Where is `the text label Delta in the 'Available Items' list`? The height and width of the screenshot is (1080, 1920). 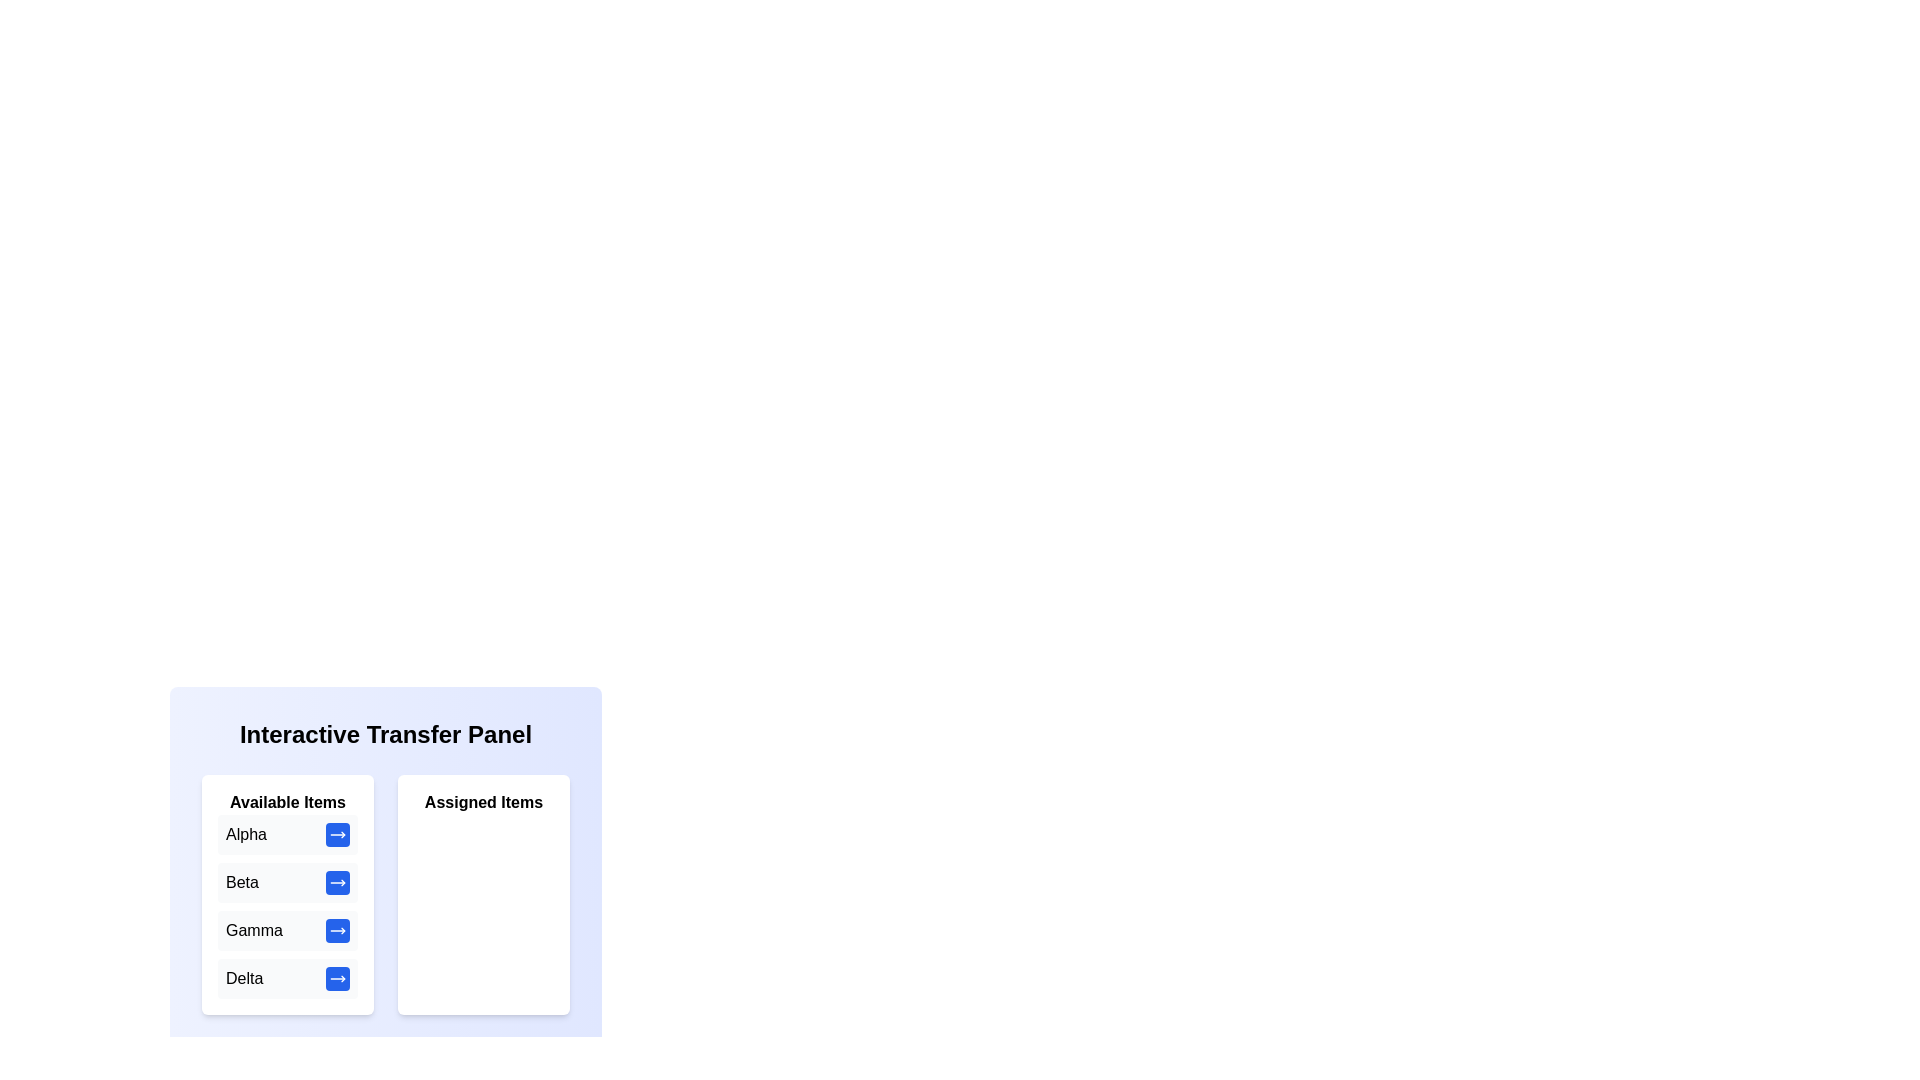 the text label Delta in the 'Available Items' list is located at coordinates (243, 978).